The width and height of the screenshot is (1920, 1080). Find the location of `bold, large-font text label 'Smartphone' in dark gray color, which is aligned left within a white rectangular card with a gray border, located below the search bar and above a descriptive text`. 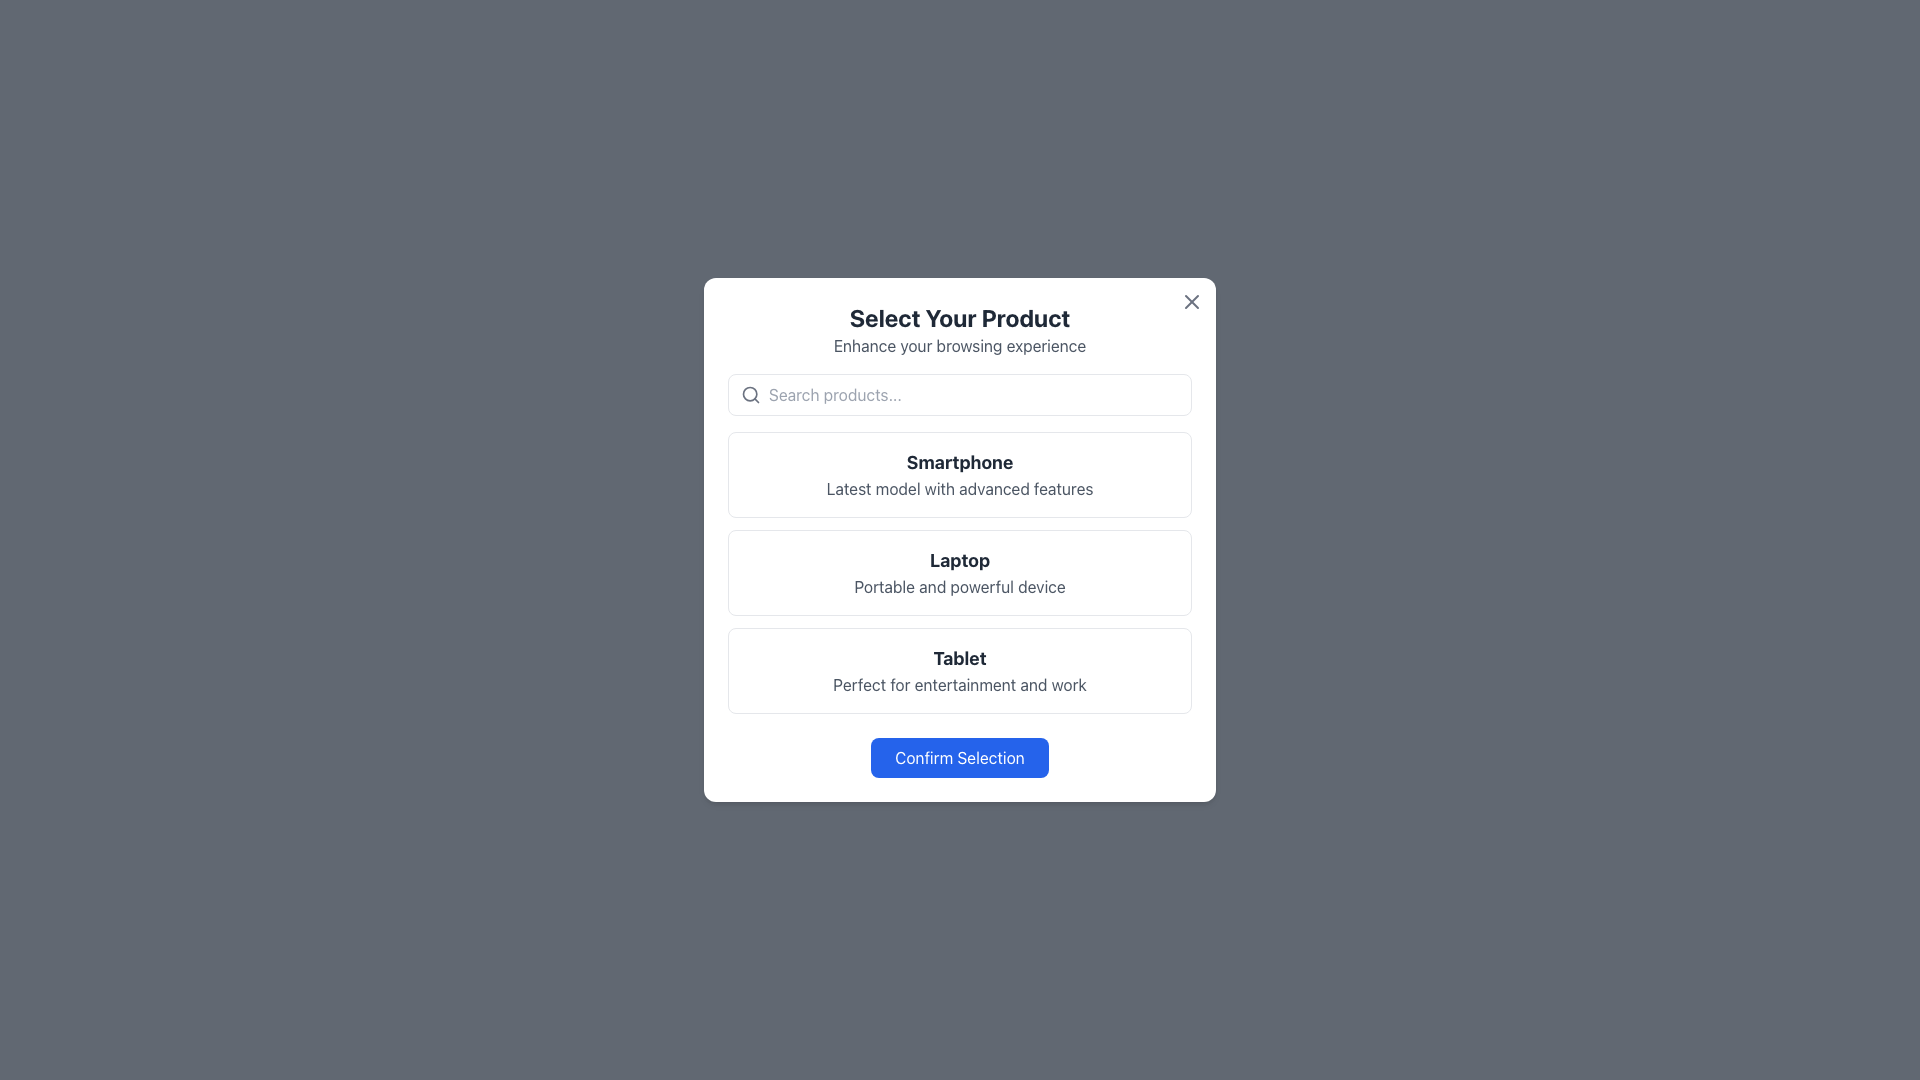

bold, large-font text label 'Smartphone' in dark gray color, which is aligned left within a white rectangular card with a gray border, located below the search bar and above a descriptive text is located at coordinates (960, 462).